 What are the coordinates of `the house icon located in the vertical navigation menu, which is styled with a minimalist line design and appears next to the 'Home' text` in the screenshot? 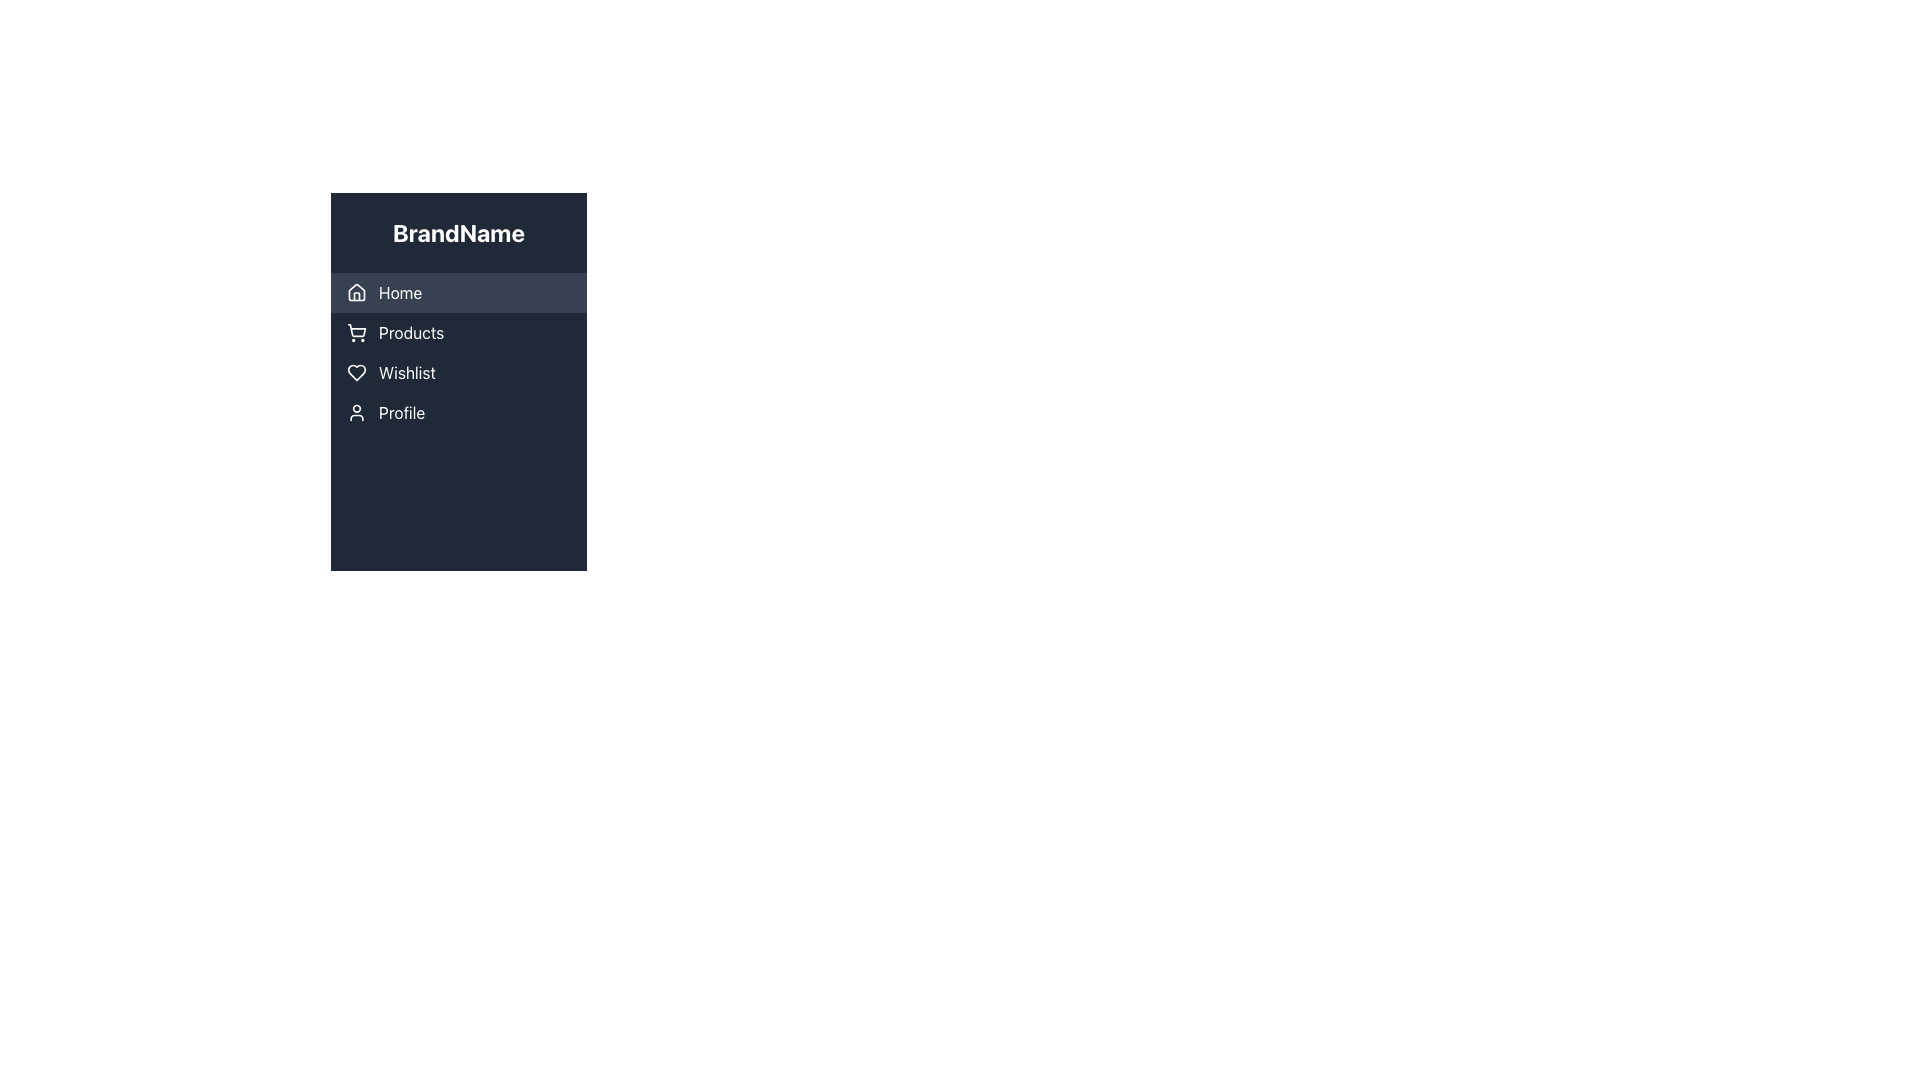 It's located at (356, 293).